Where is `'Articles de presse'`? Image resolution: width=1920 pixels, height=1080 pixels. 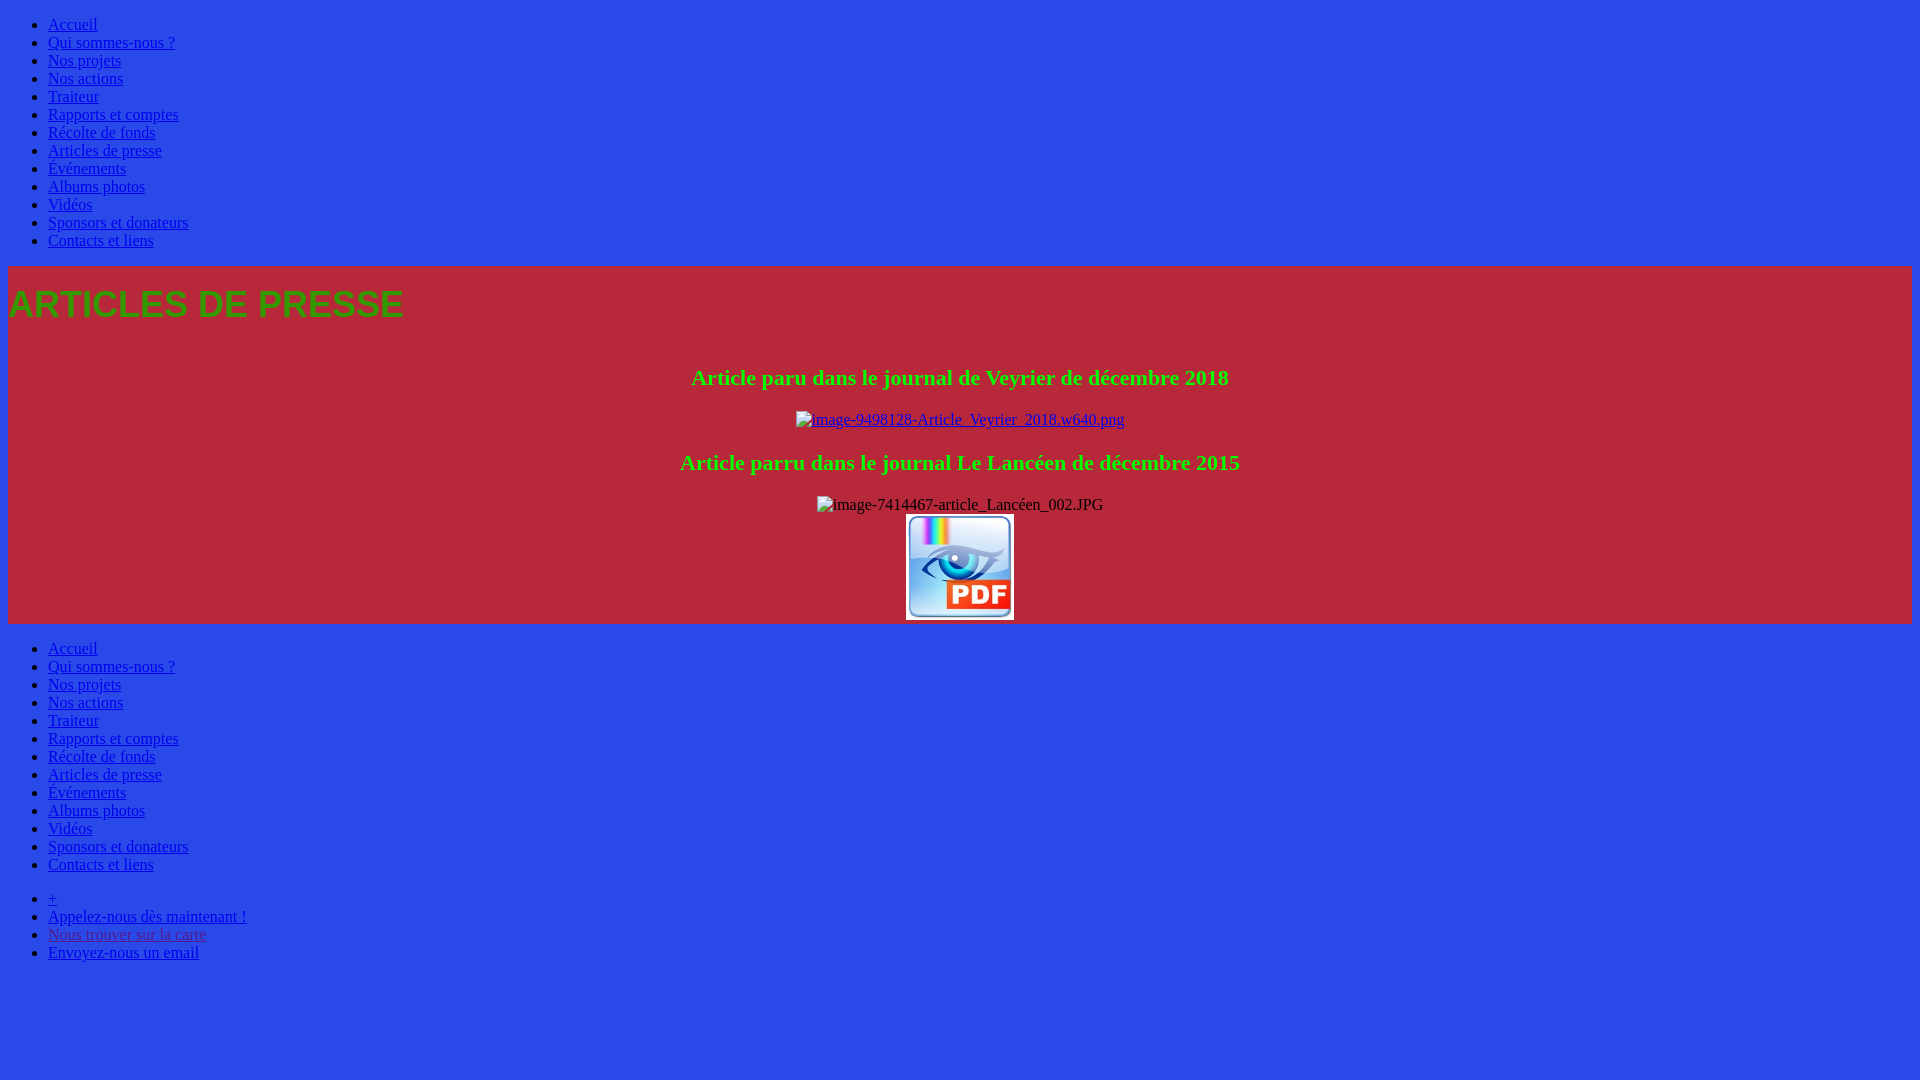 'Articles de presse' is located at coordinates (48, 773).